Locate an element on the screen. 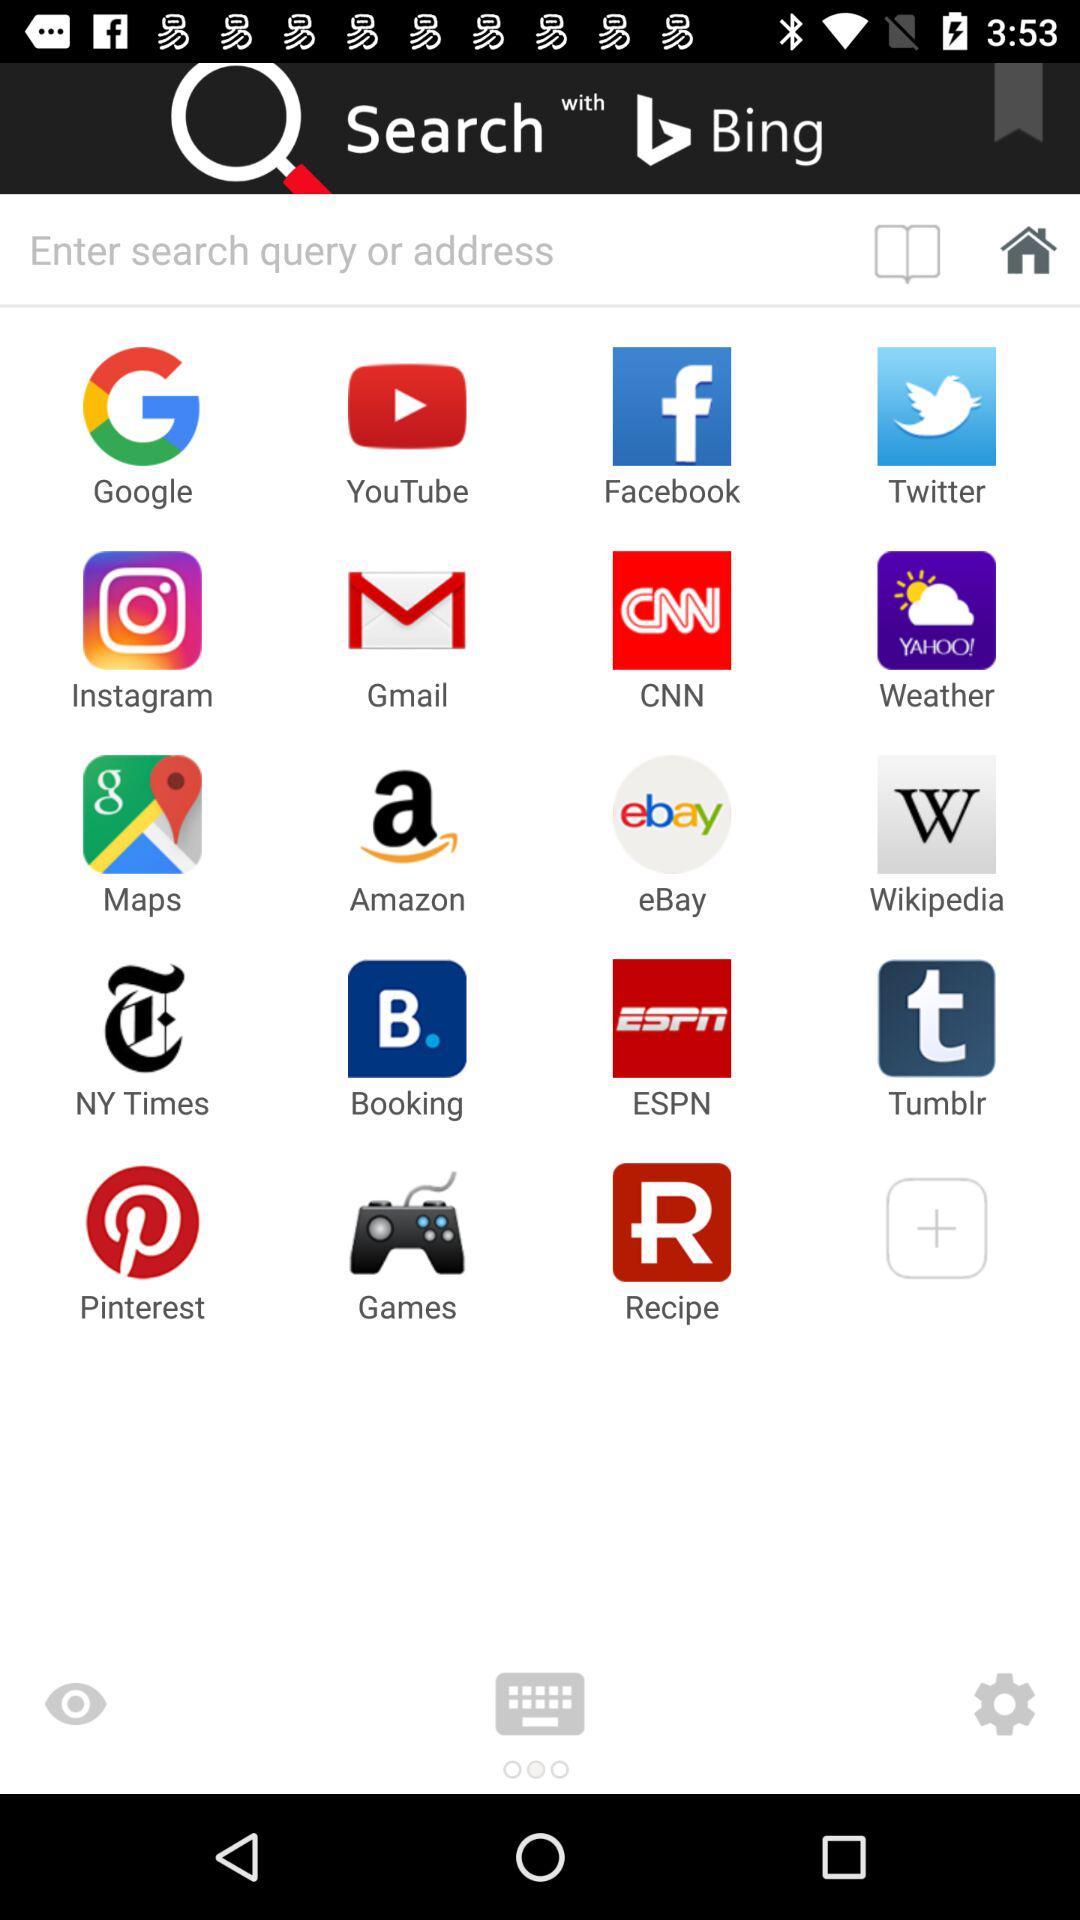 This screenshot has width=1080, height=1920. bookmark is located at coordinates (1031, 127).